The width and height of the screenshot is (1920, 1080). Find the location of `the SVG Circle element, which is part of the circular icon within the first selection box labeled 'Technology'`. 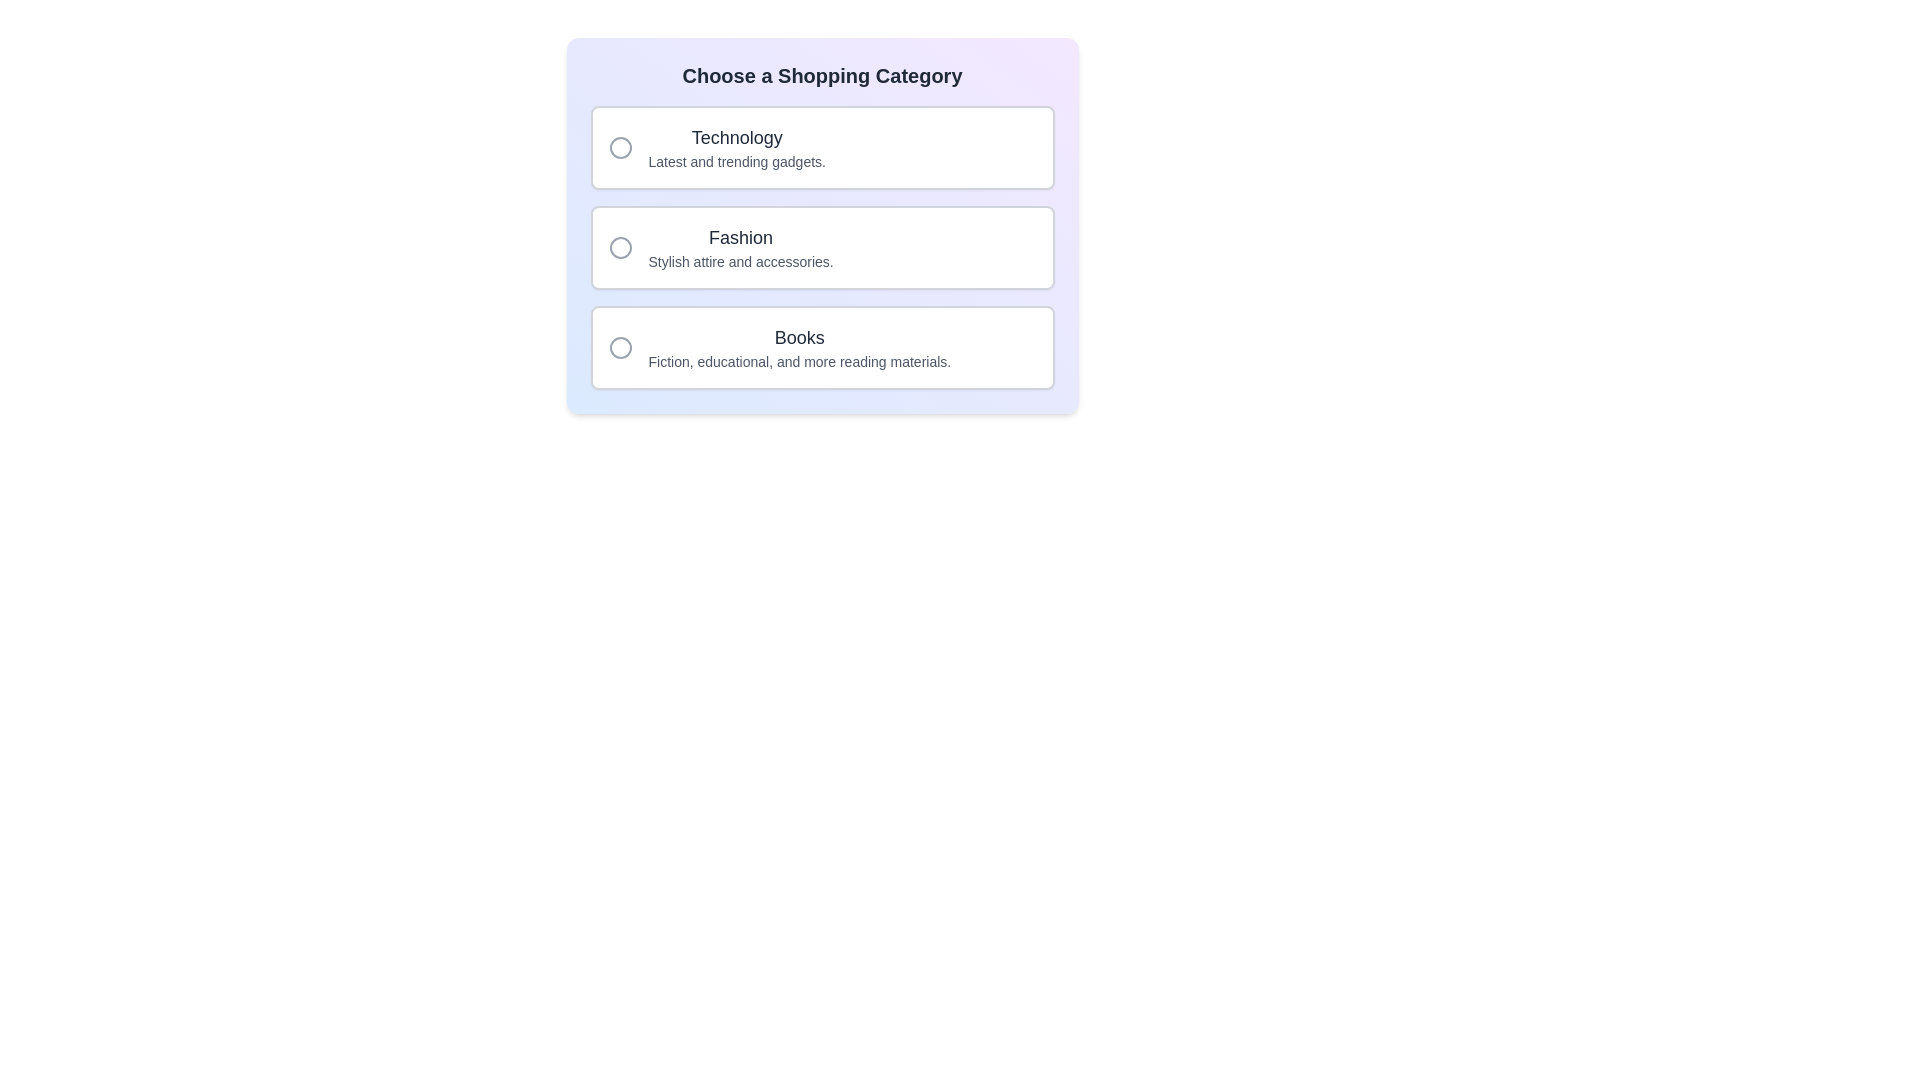

the SVG Circle element, which is part of the circular icon within the first selection box labeled 'Technology' is located at coordinates (619, 146).